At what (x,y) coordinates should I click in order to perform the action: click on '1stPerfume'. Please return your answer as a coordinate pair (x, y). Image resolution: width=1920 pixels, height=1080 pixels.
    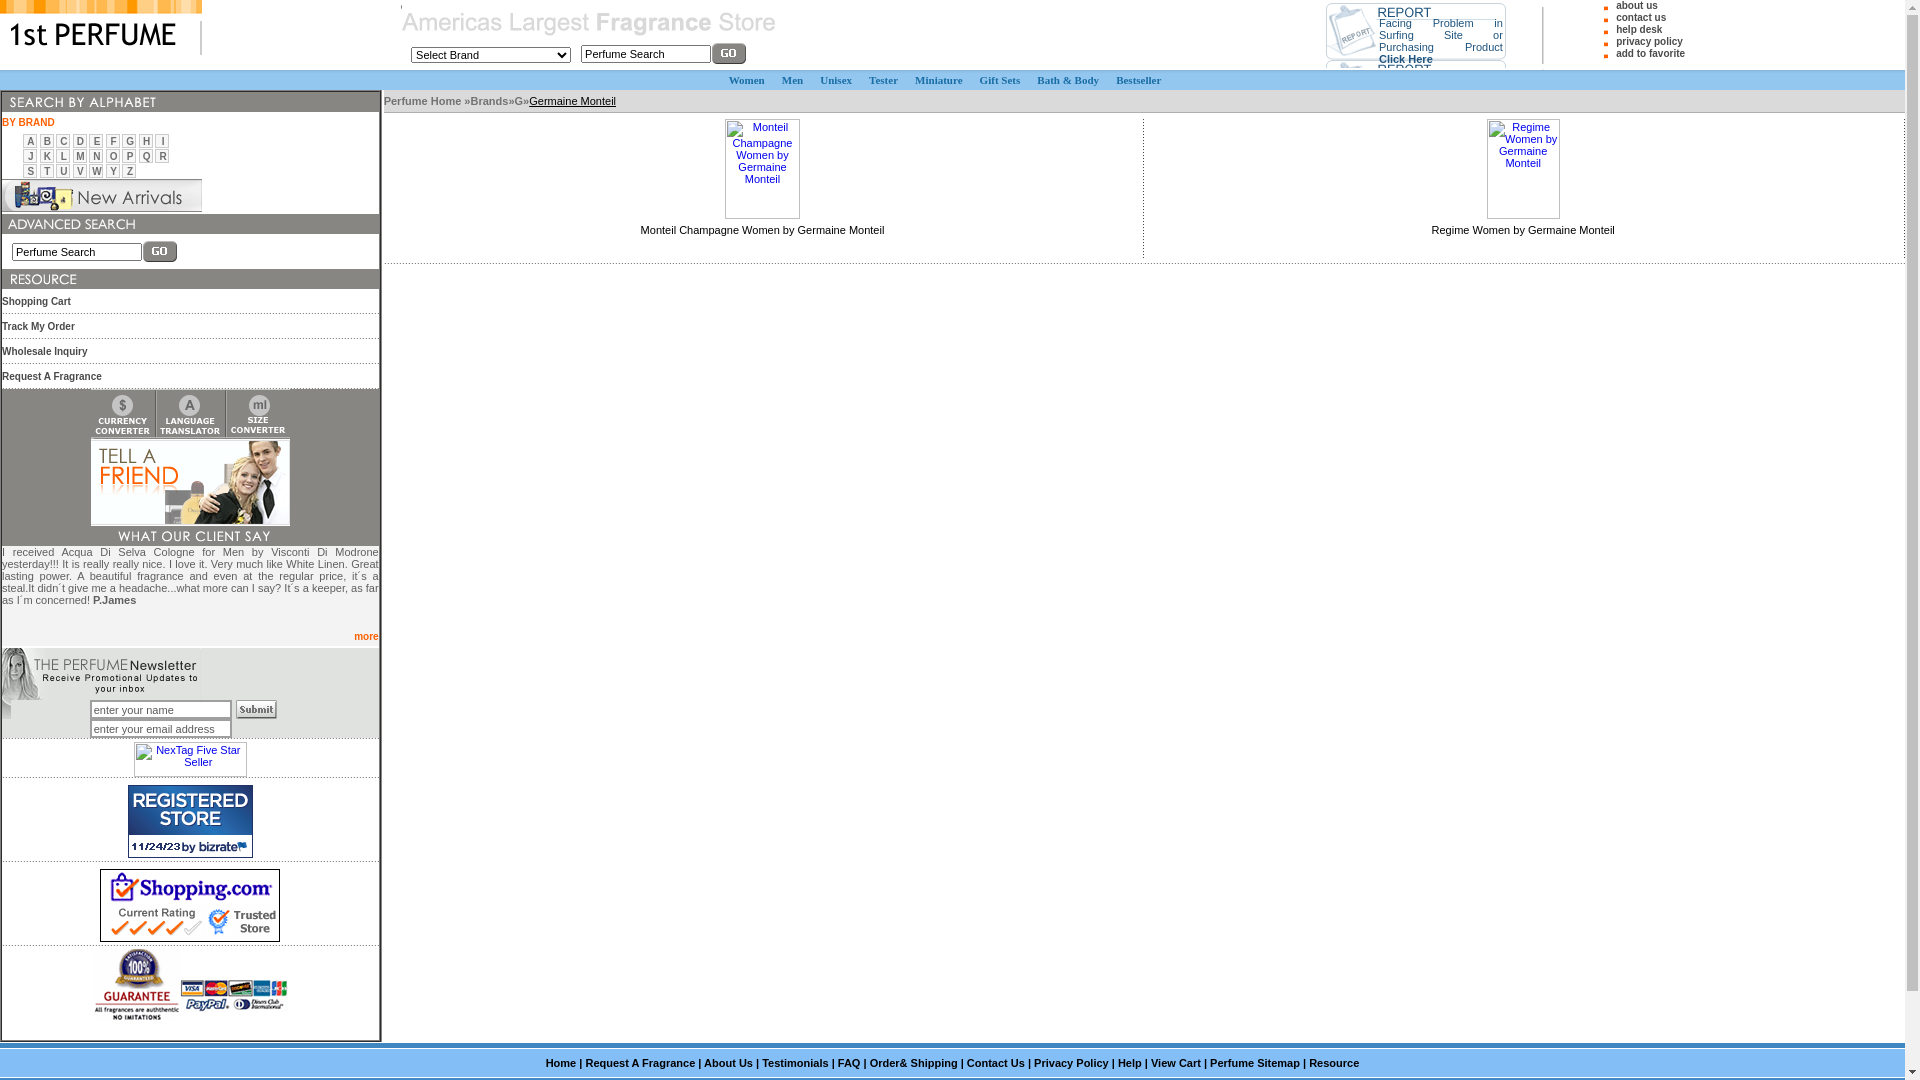
    Looking at the image, I should click on (99, 27).